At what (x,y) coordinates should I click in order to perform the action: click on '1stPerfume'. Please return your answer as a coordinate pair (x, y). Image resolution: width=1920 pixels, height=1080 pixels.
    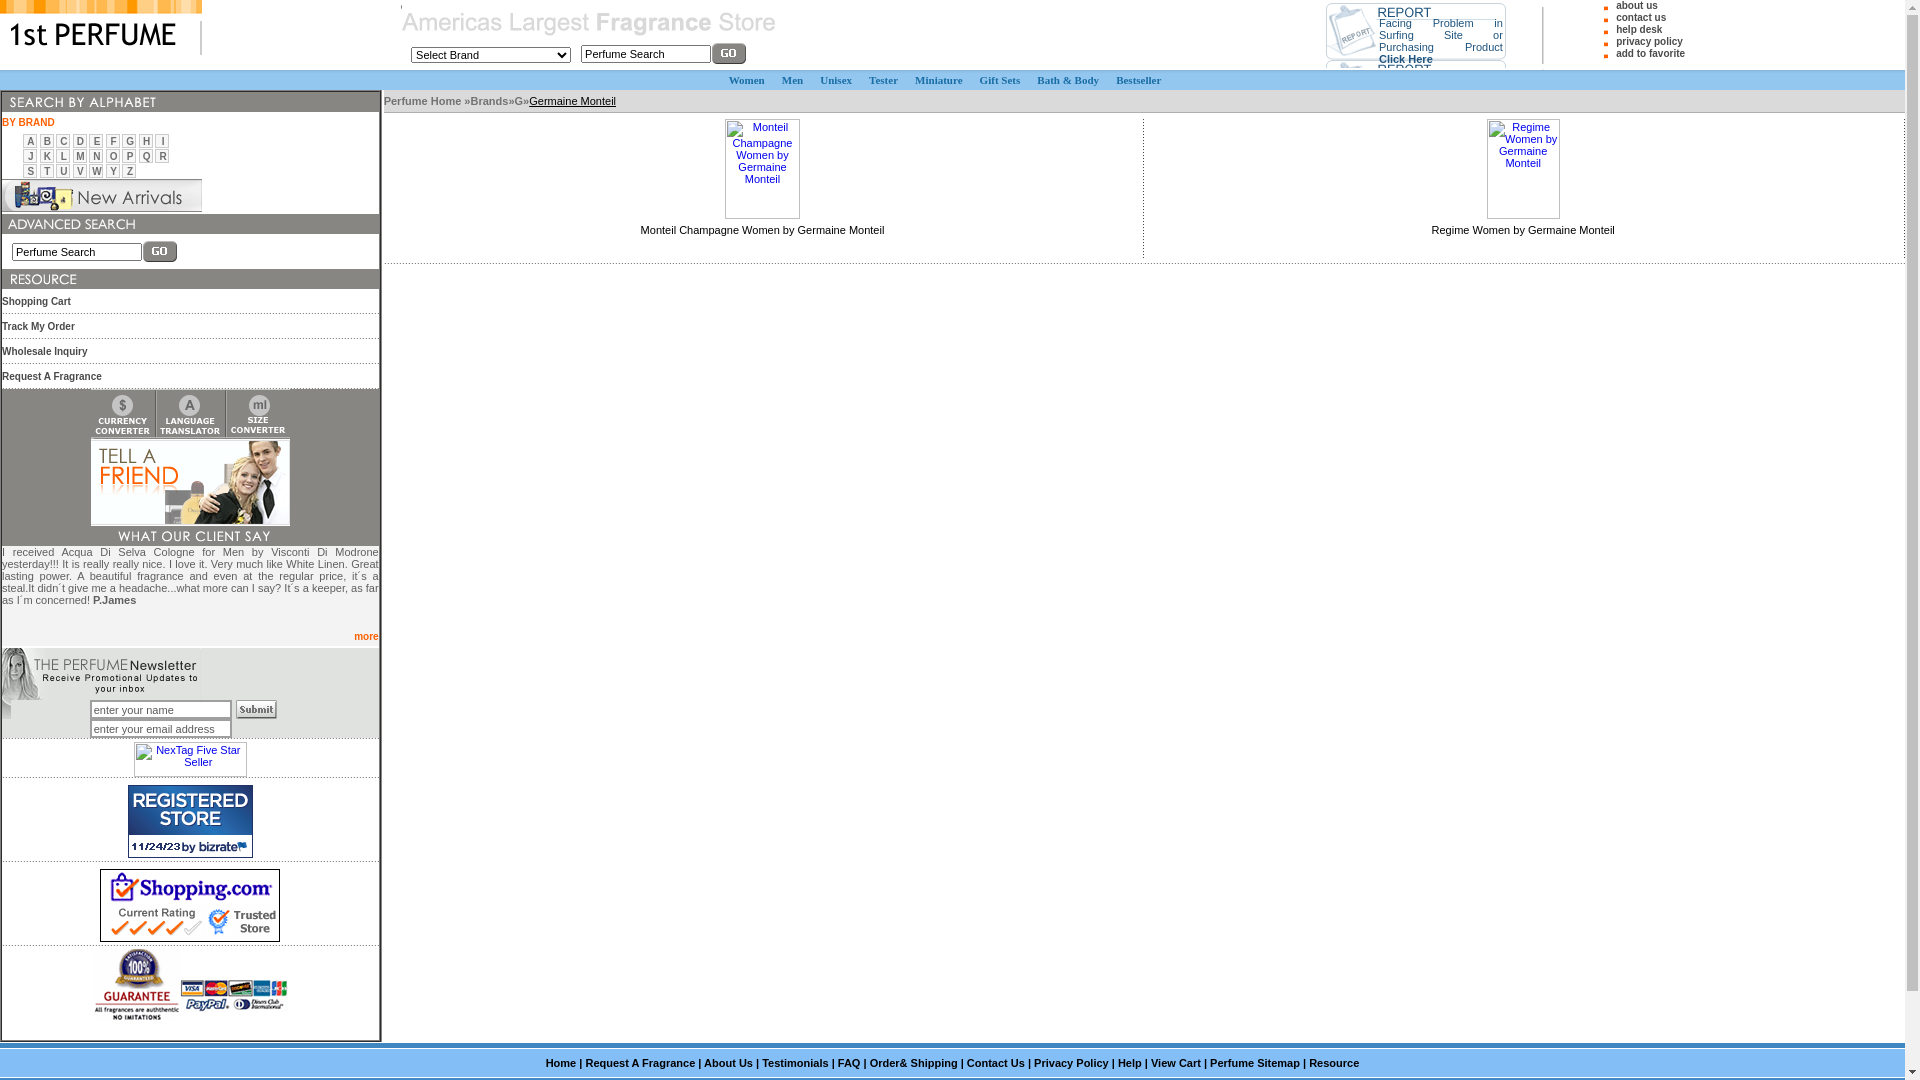
    Looking at the image, I should click on (99, 27).